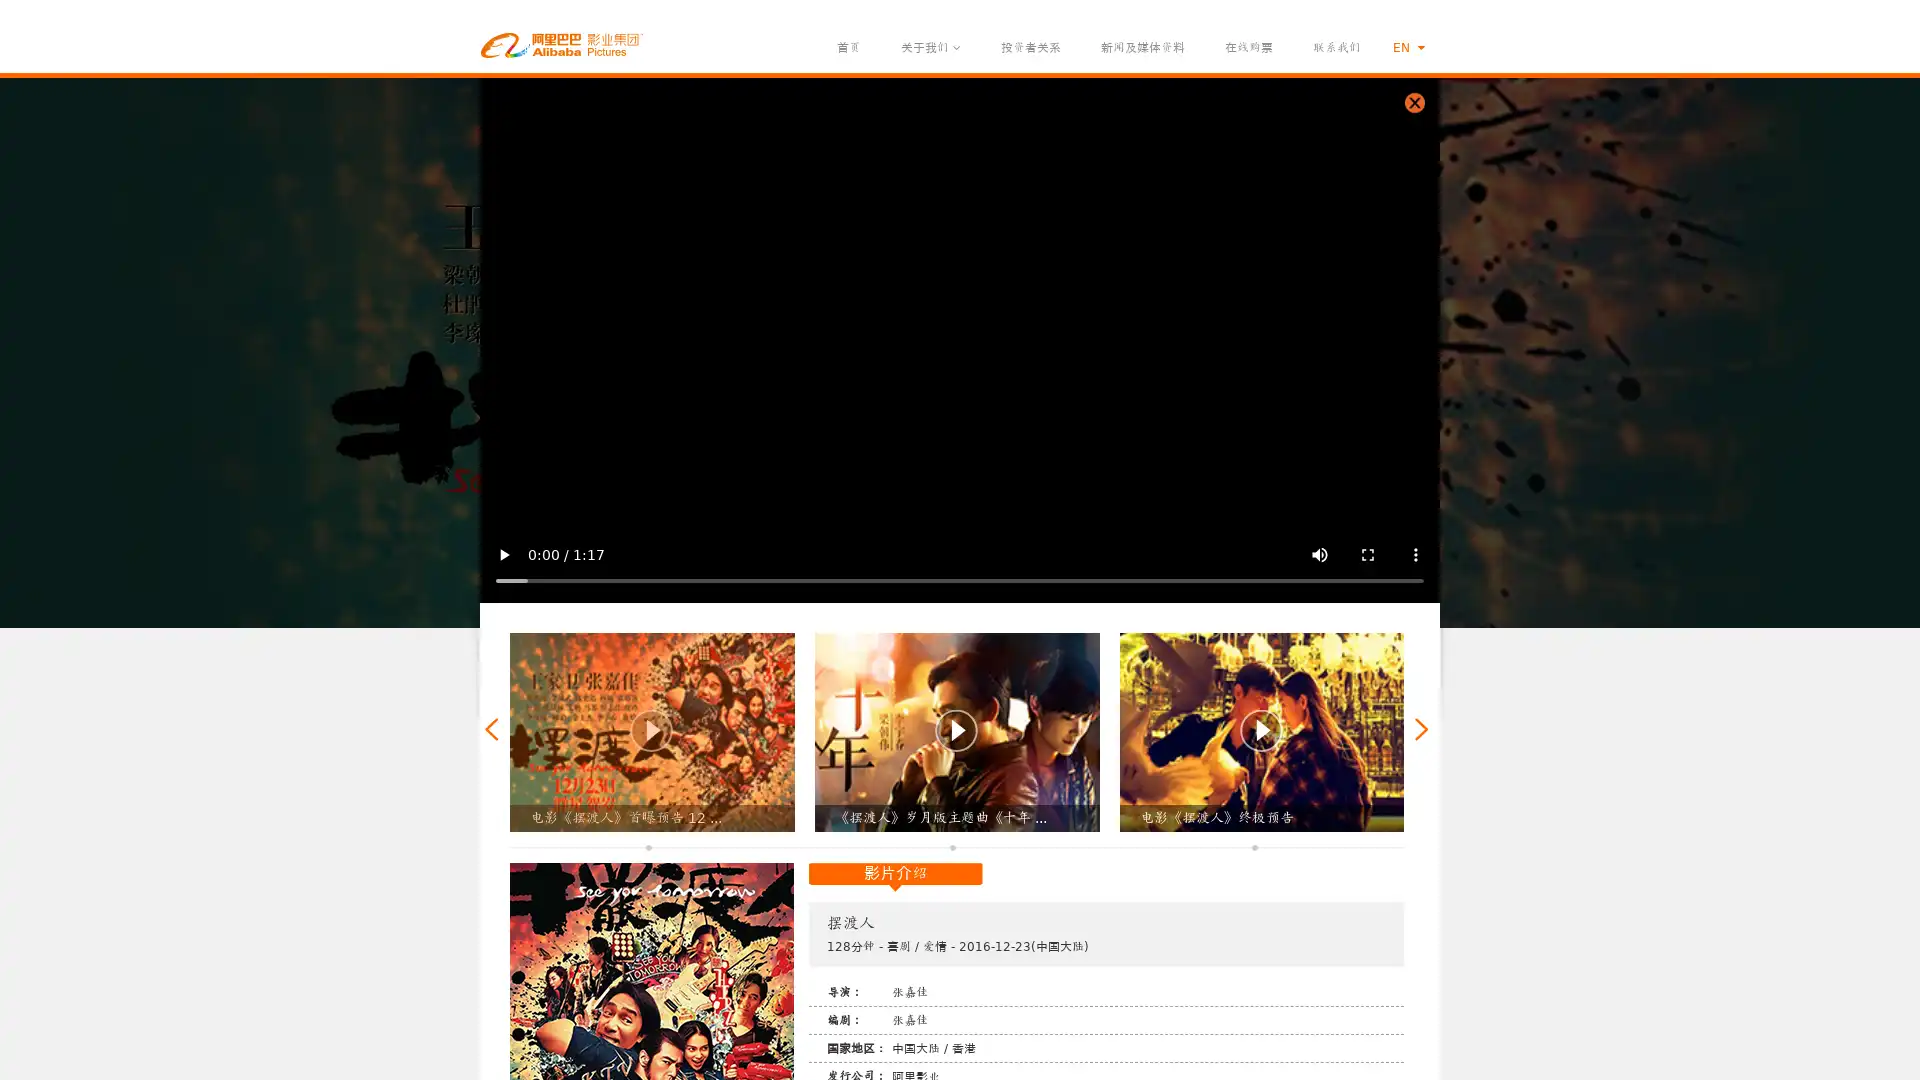 Image resolution: width=1920 pixels, height=1080 pixels. What do you see at coordinates (1415, 555) in the screenshot?
I see `show more media controls` at bounding box center [1415, 555].